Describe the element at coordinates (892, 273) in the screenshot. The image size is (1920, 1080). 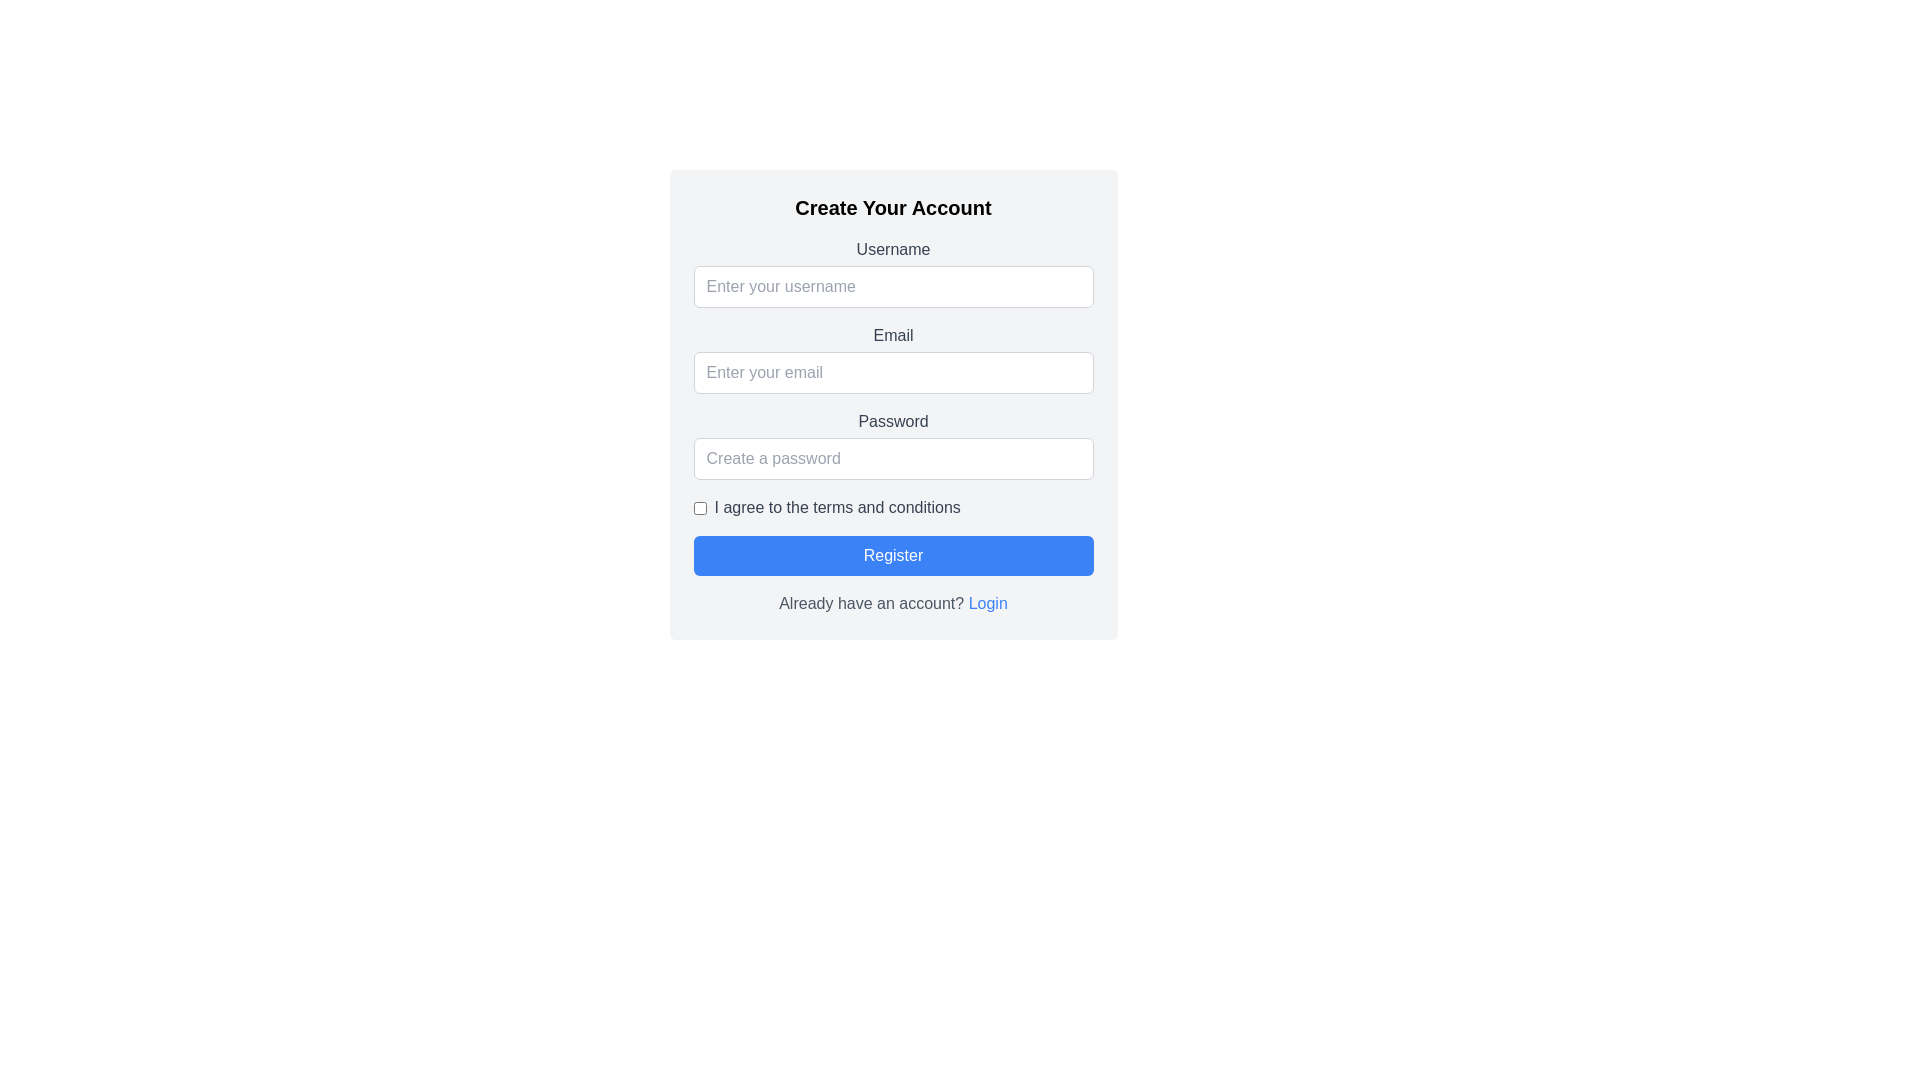
I see `the username input field located at the top of the registration form to focus on it` at that location.